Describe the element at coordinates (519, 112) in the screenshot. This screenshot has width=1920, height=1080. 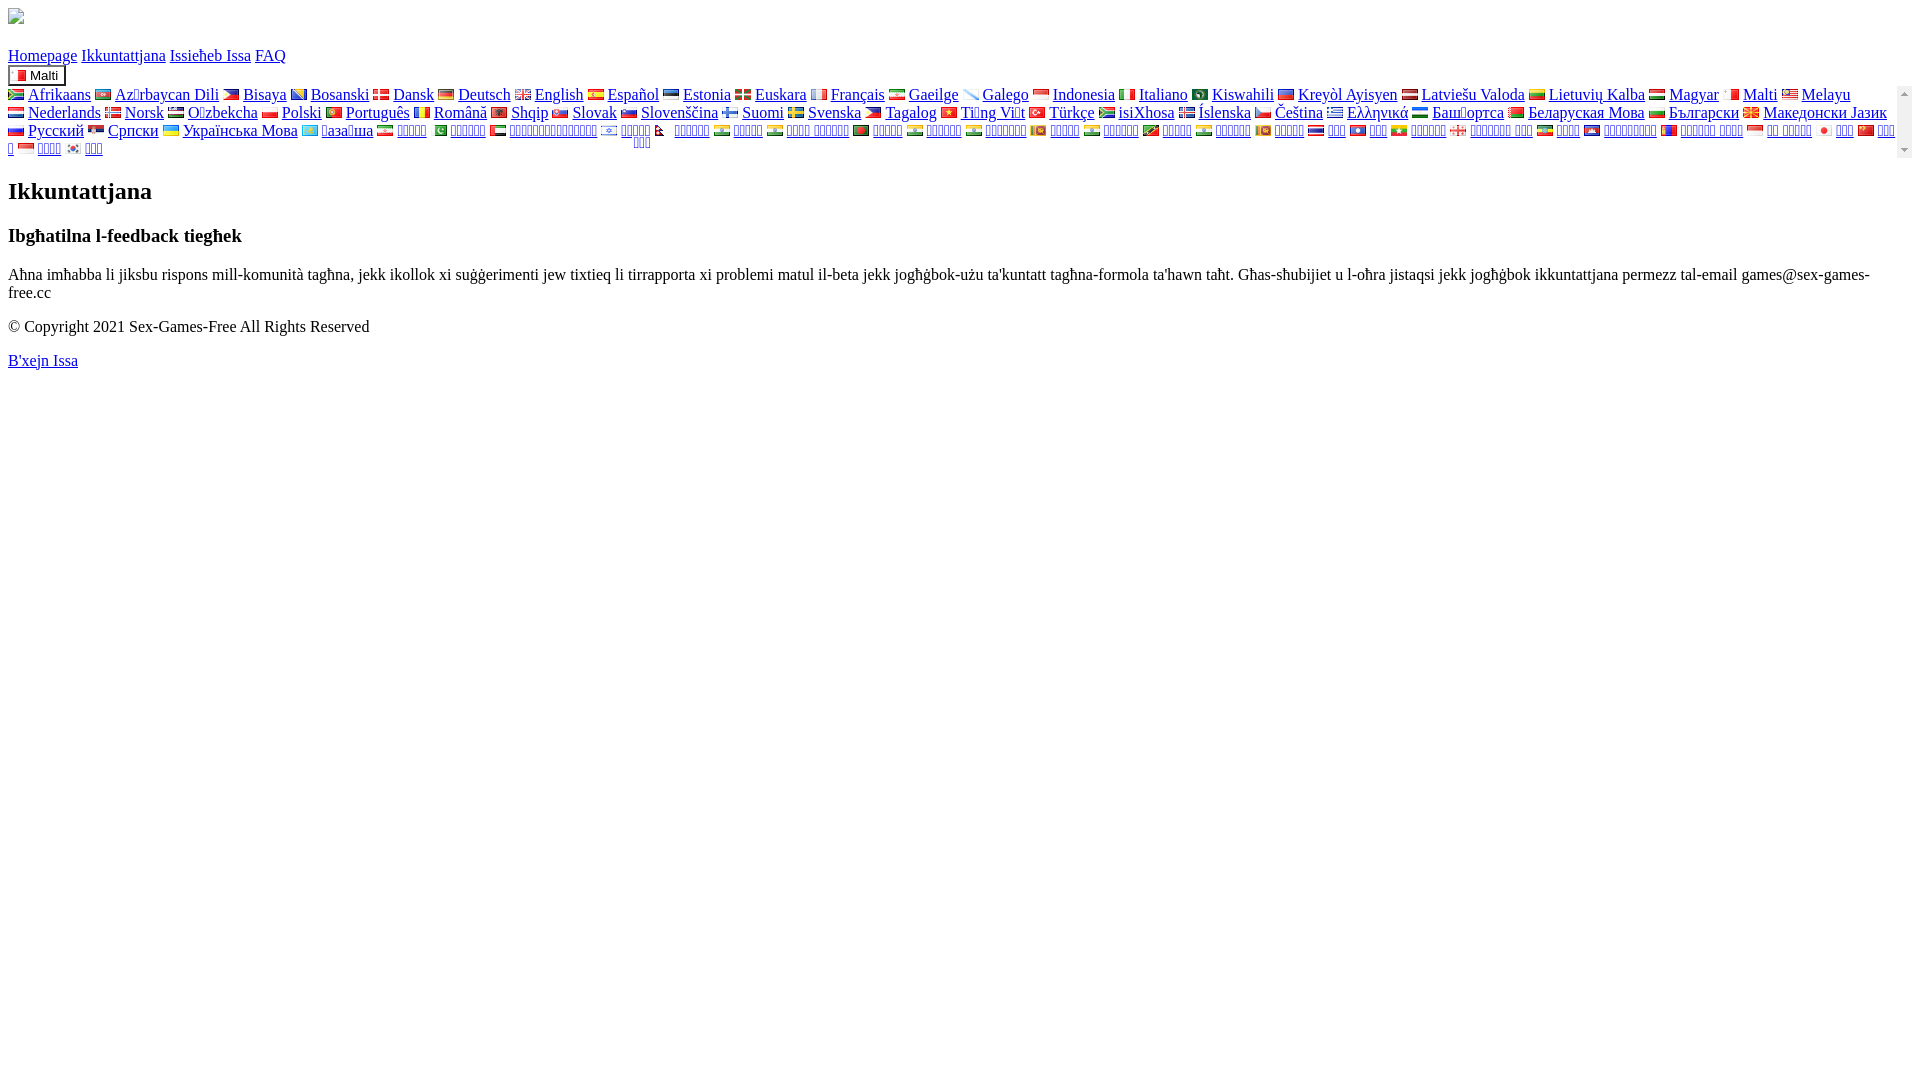
I see `'Shqip'` at that location.